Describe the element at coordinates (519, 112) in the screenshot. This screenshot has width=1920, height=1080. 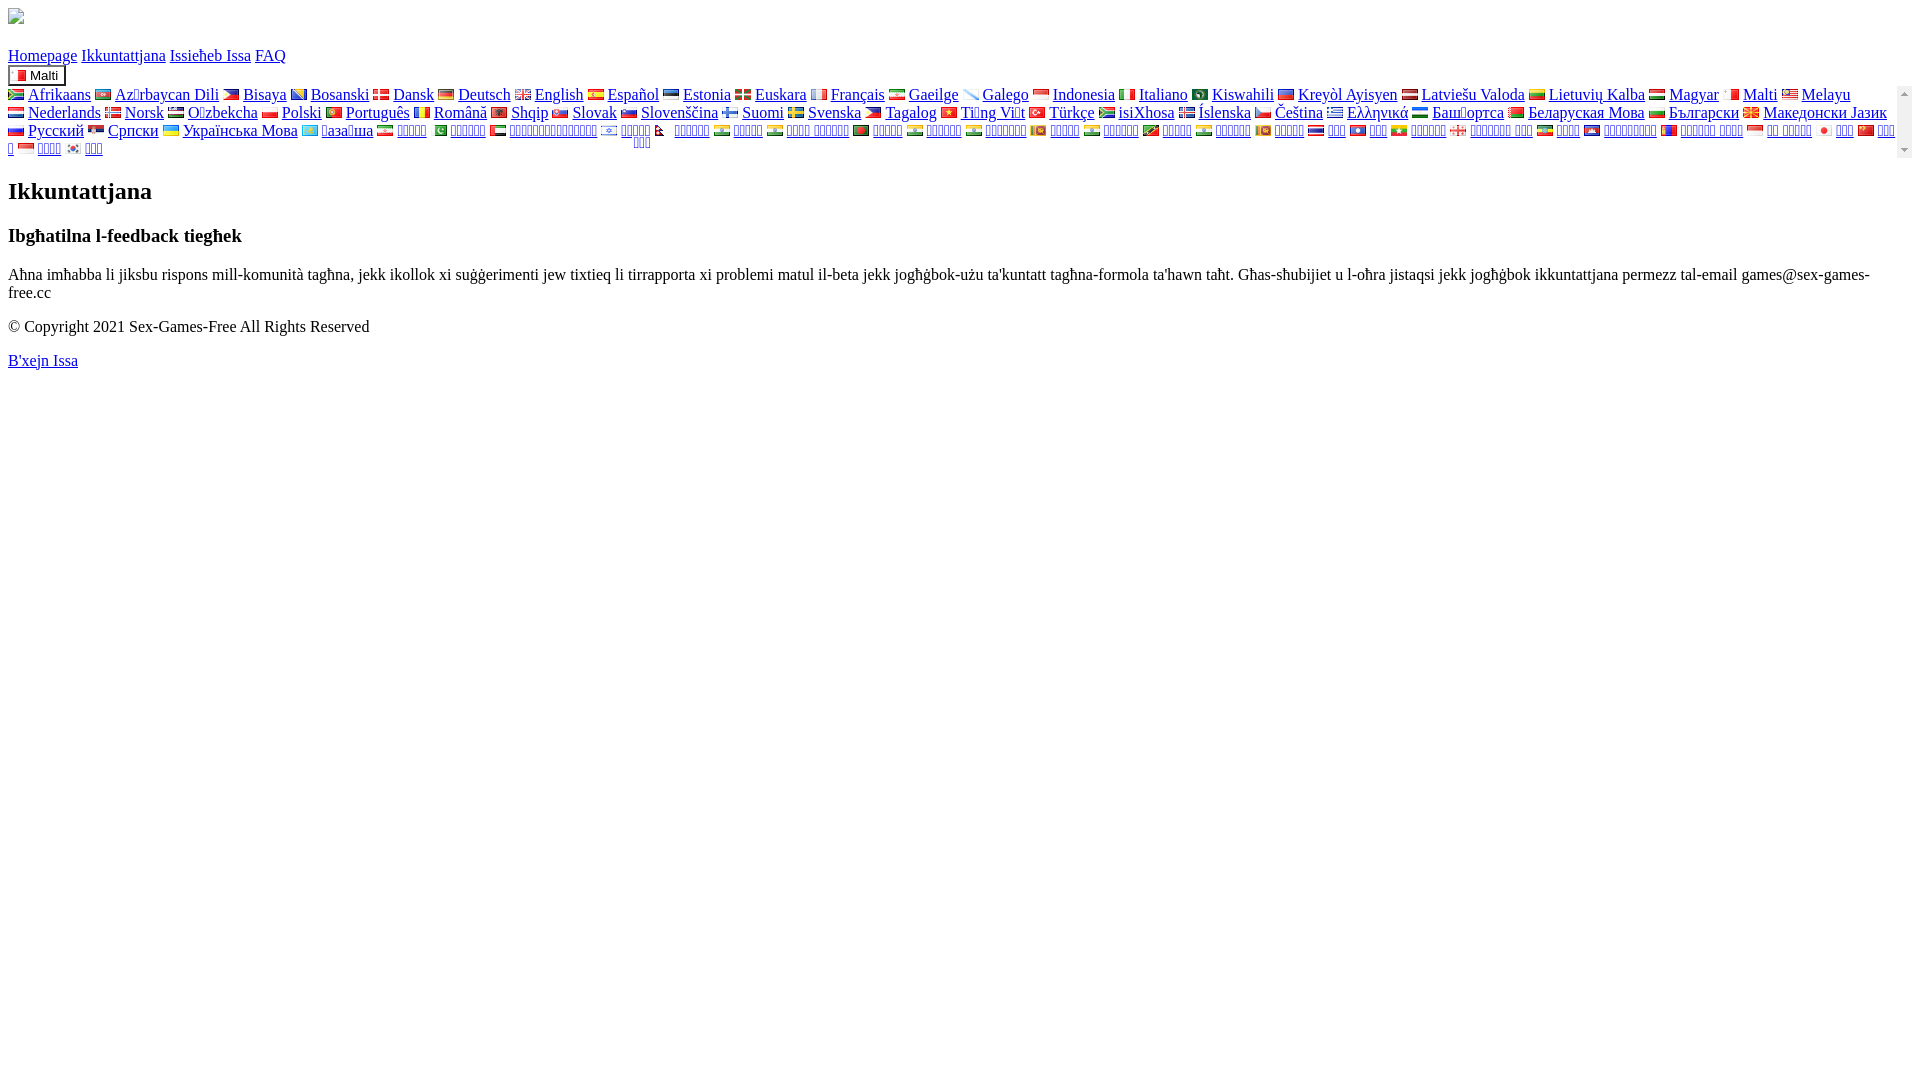
I see `'Shqip'` at that location.